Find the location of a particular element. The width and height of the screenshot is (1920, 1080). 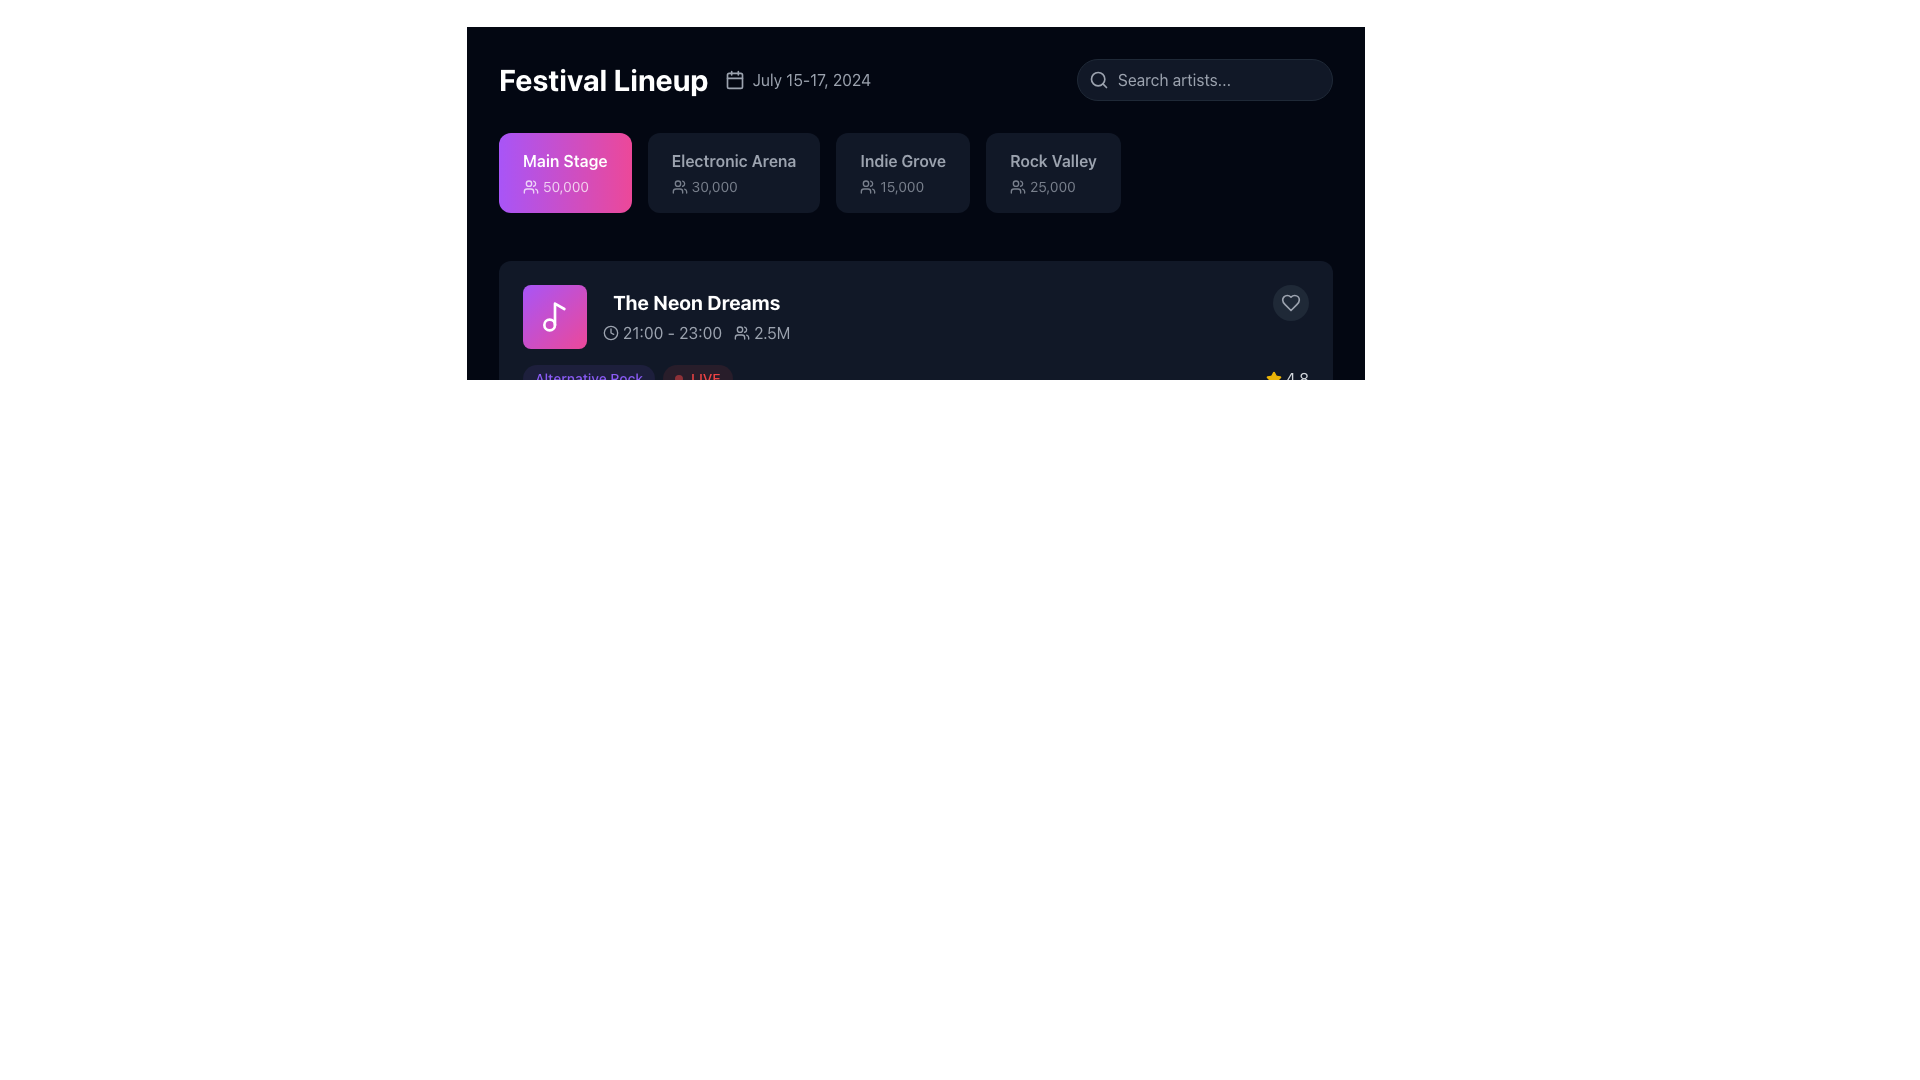

the small circular clock icon located to the left of the text '21:00 - 23:00' in the event details section below the title 'The Neon Dreams' is located at coordinates (609, 331).